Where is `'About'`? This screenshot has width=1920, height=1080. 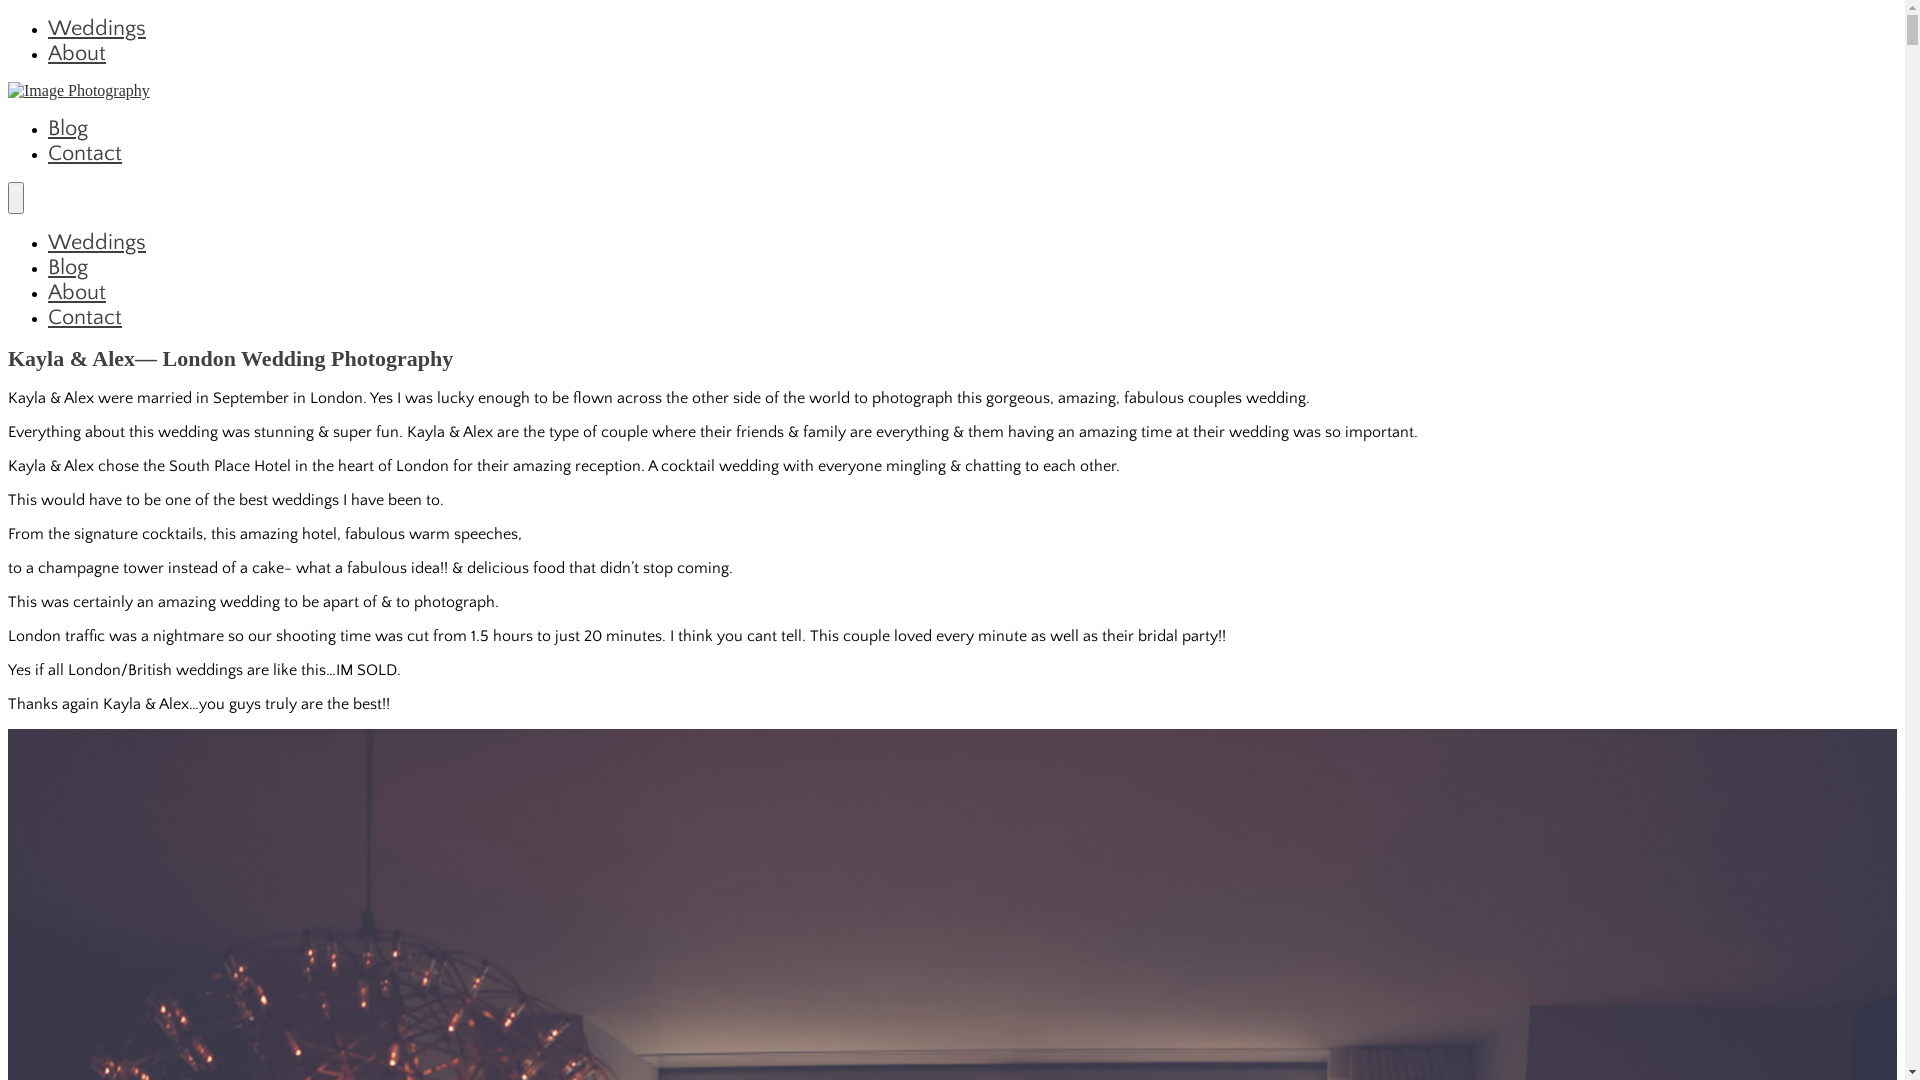 'About' is located at coordinates (48, 292).